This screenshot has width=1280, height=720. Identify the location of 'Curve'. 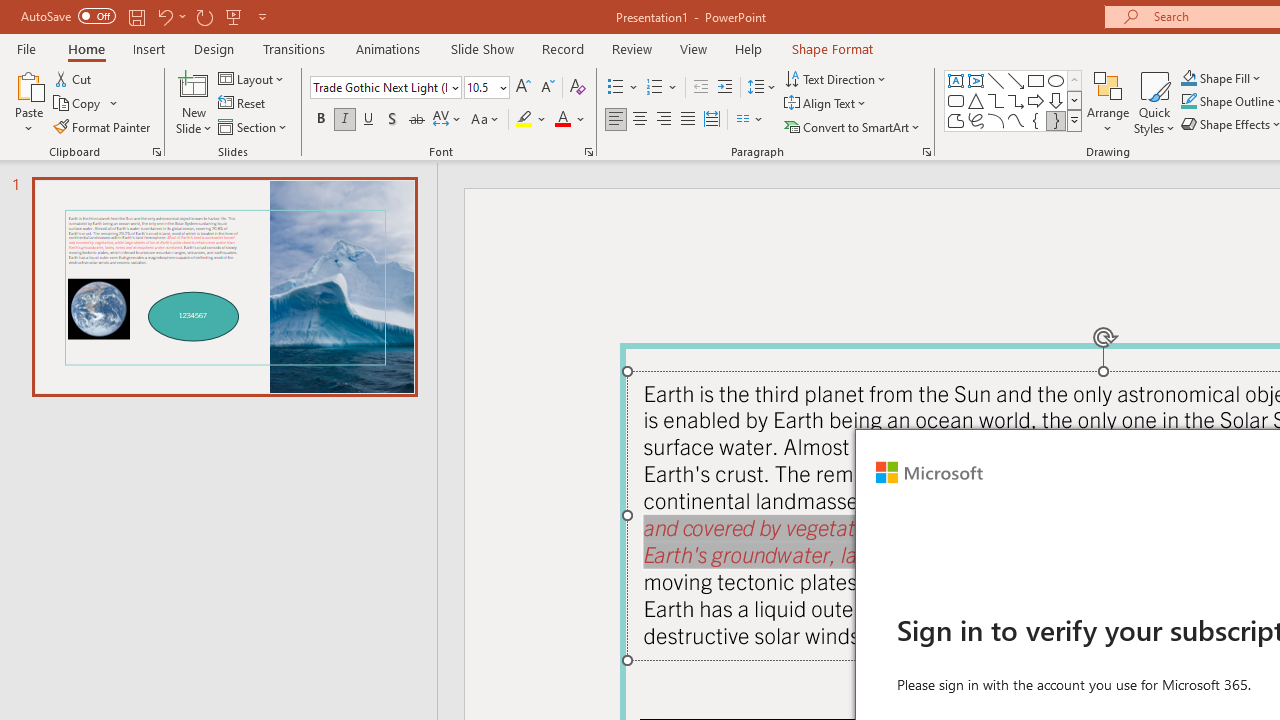
(1016, 120).